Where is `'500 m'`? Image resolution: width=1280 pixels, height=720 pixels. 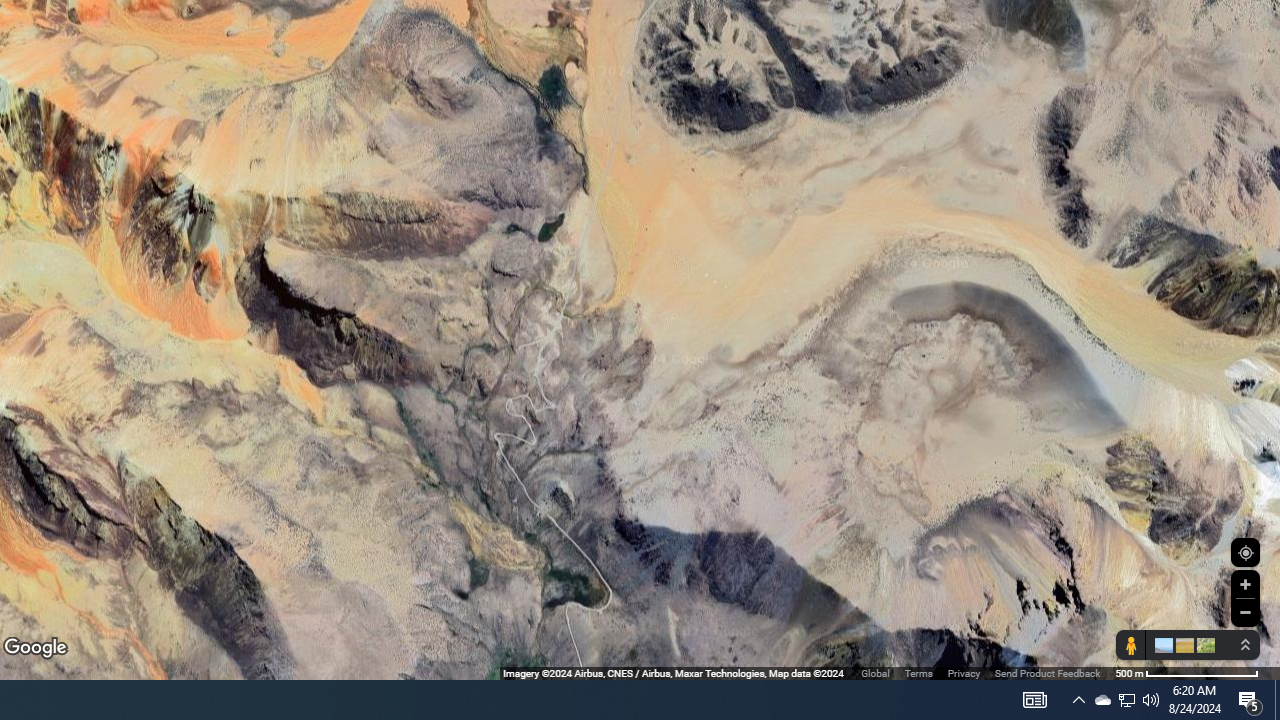
'500 m' is located at coordinates (1187, 673).